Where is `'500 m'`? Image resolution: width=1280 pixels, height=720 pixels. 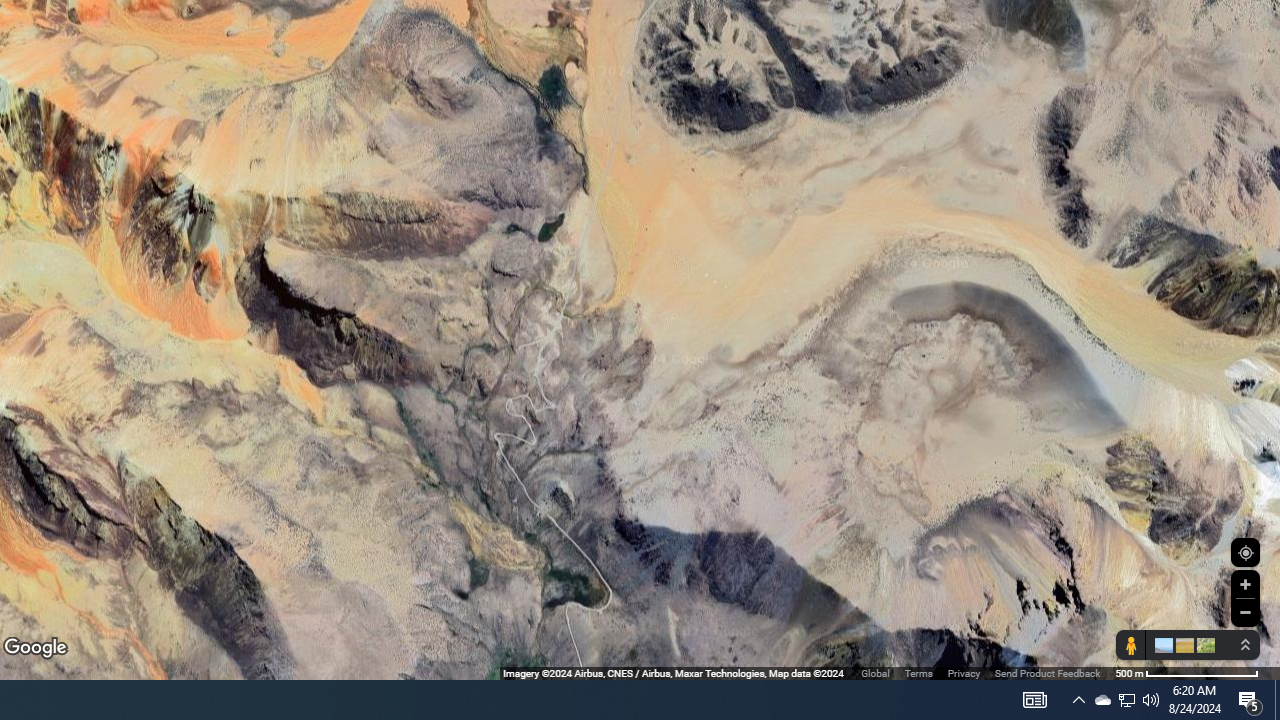
'500 m' is located at coordinates (1187, 673).